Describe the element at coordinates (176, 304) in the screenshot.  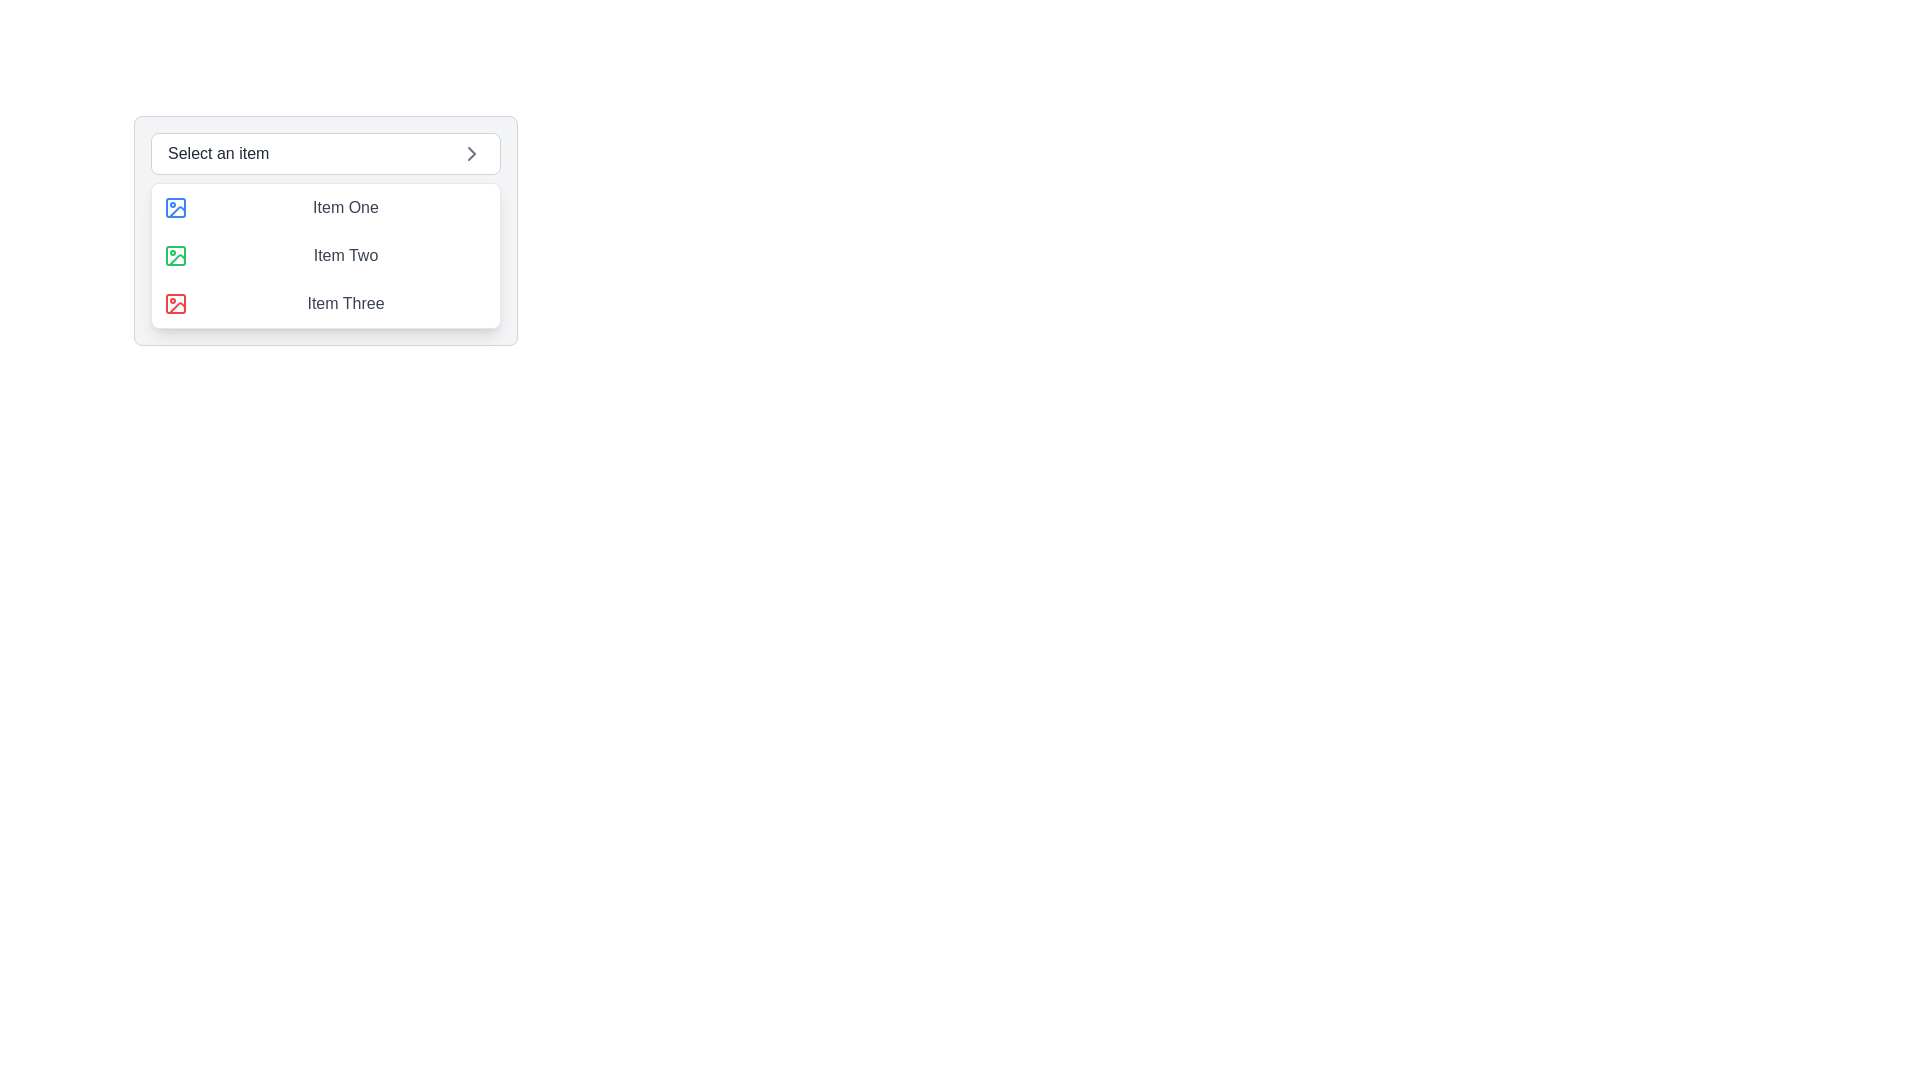
I see `the small, square-shaped image icon with a red stroke-style drawing of a mountain, located to the left of the 'Item Three' option in the dropdown menu` at that location.